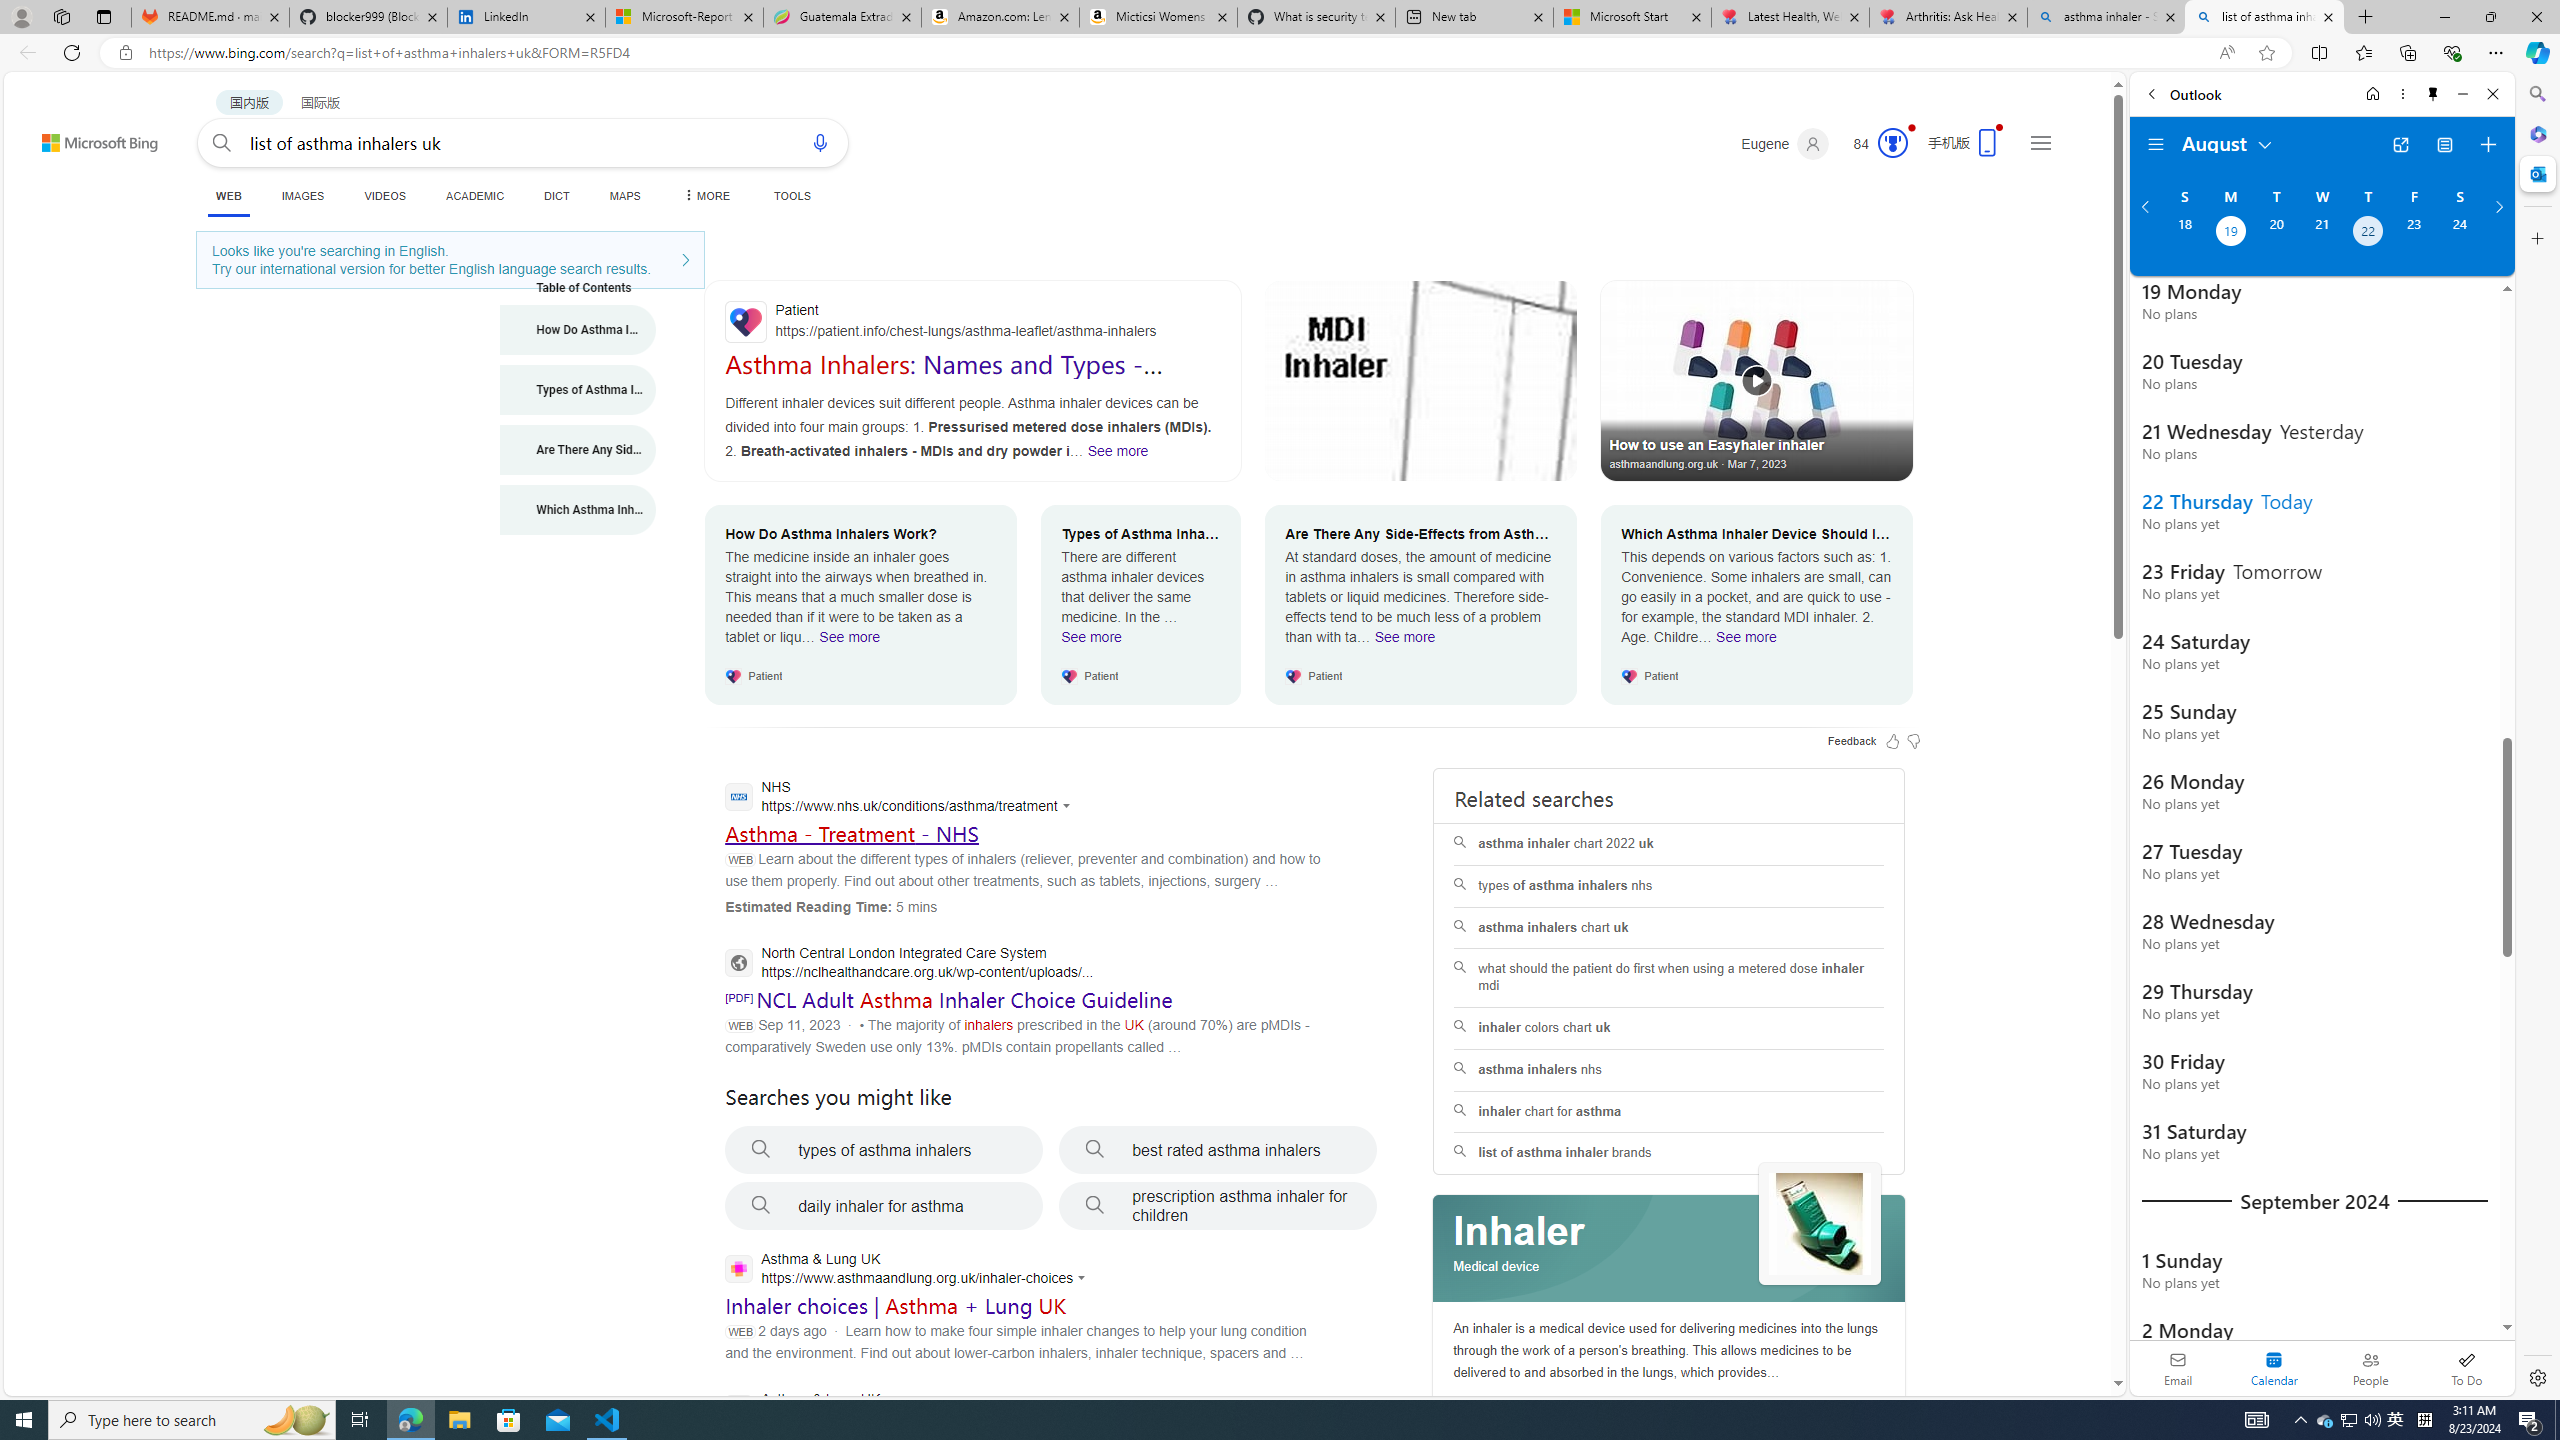 This screenshot has width=2560, height=1440. I want to click on 'Arthritis: Ask Health Professionals', so click(1948, 16).